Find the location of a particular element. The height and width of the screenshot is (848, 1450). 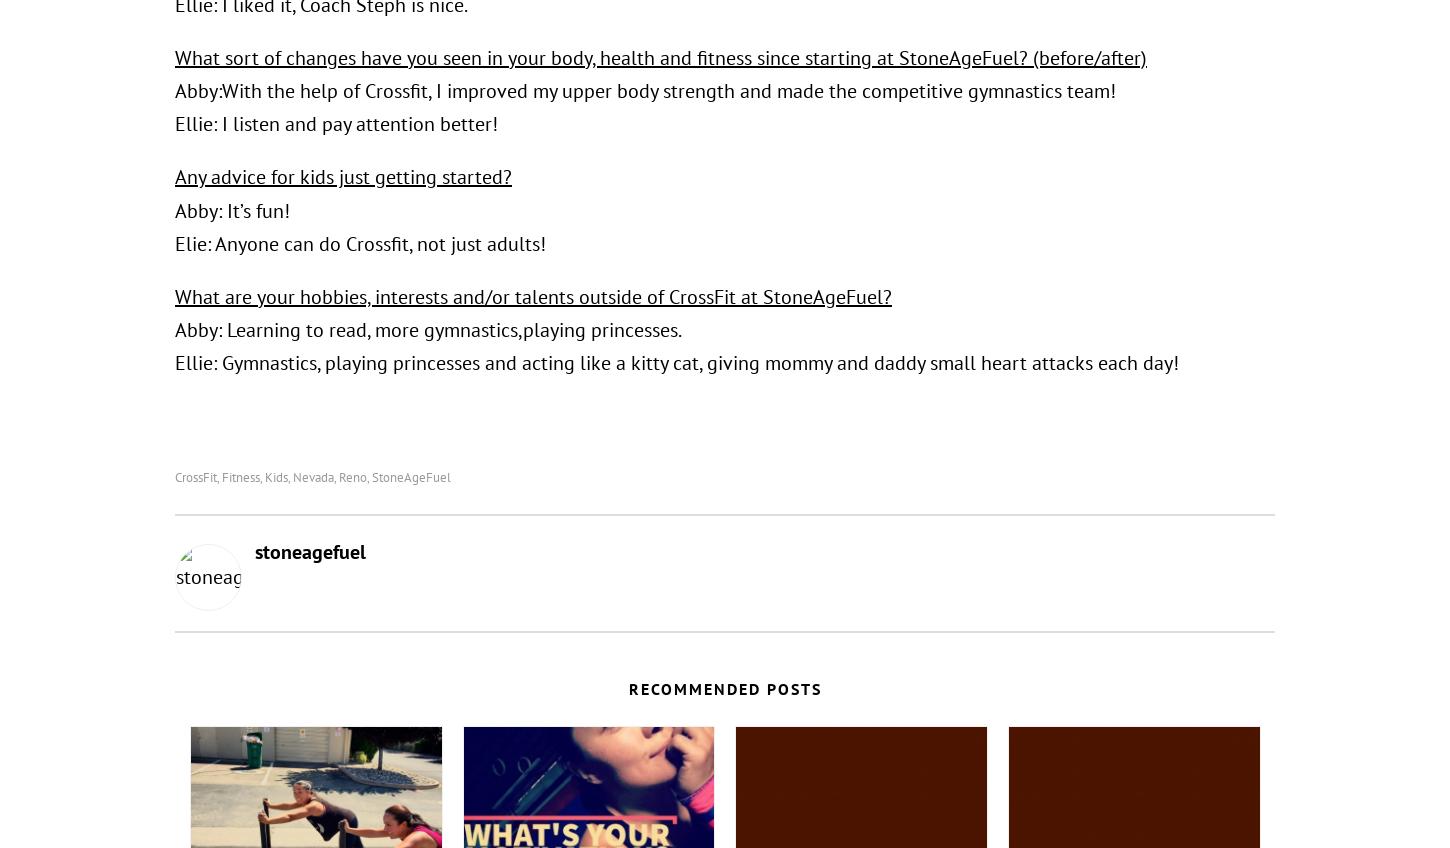

'Recommended Posts' is located at coordinates (723, 686).